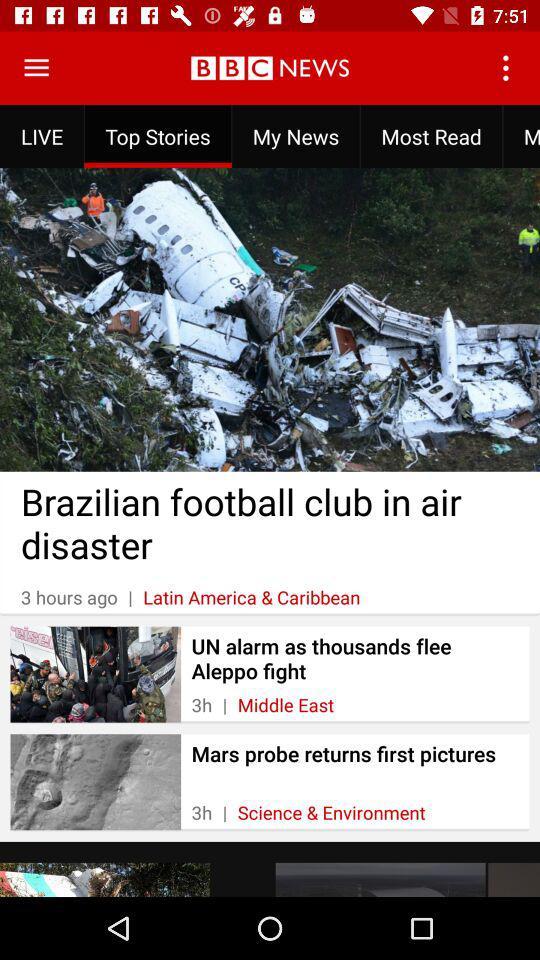 This screenshot has width=540, height=960. What do you see at coordinates (284, 705) in the screenshot?
I see `the item to the right of the | icon` at bounding box center [284, 705].